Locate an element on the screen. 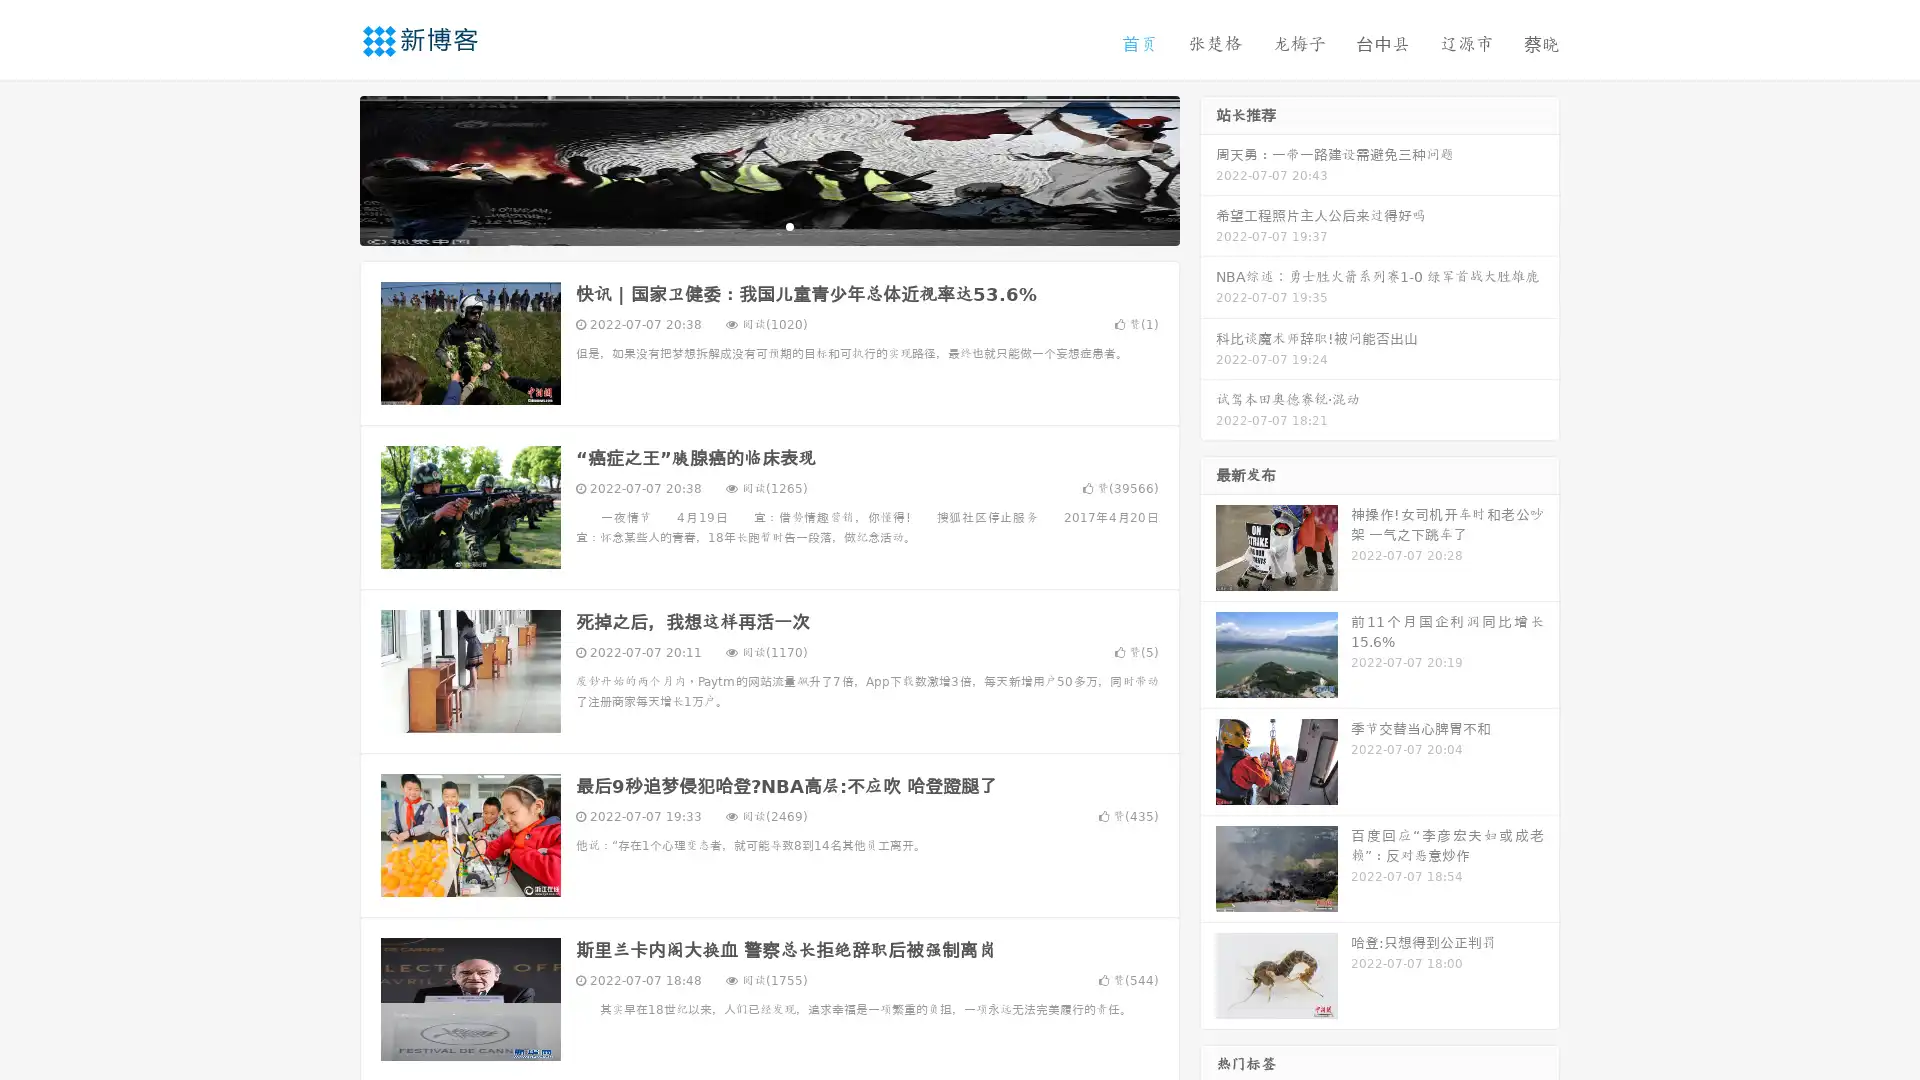 The image size is (1920, 1080). Next slide is located at coordinates (1208, 168).